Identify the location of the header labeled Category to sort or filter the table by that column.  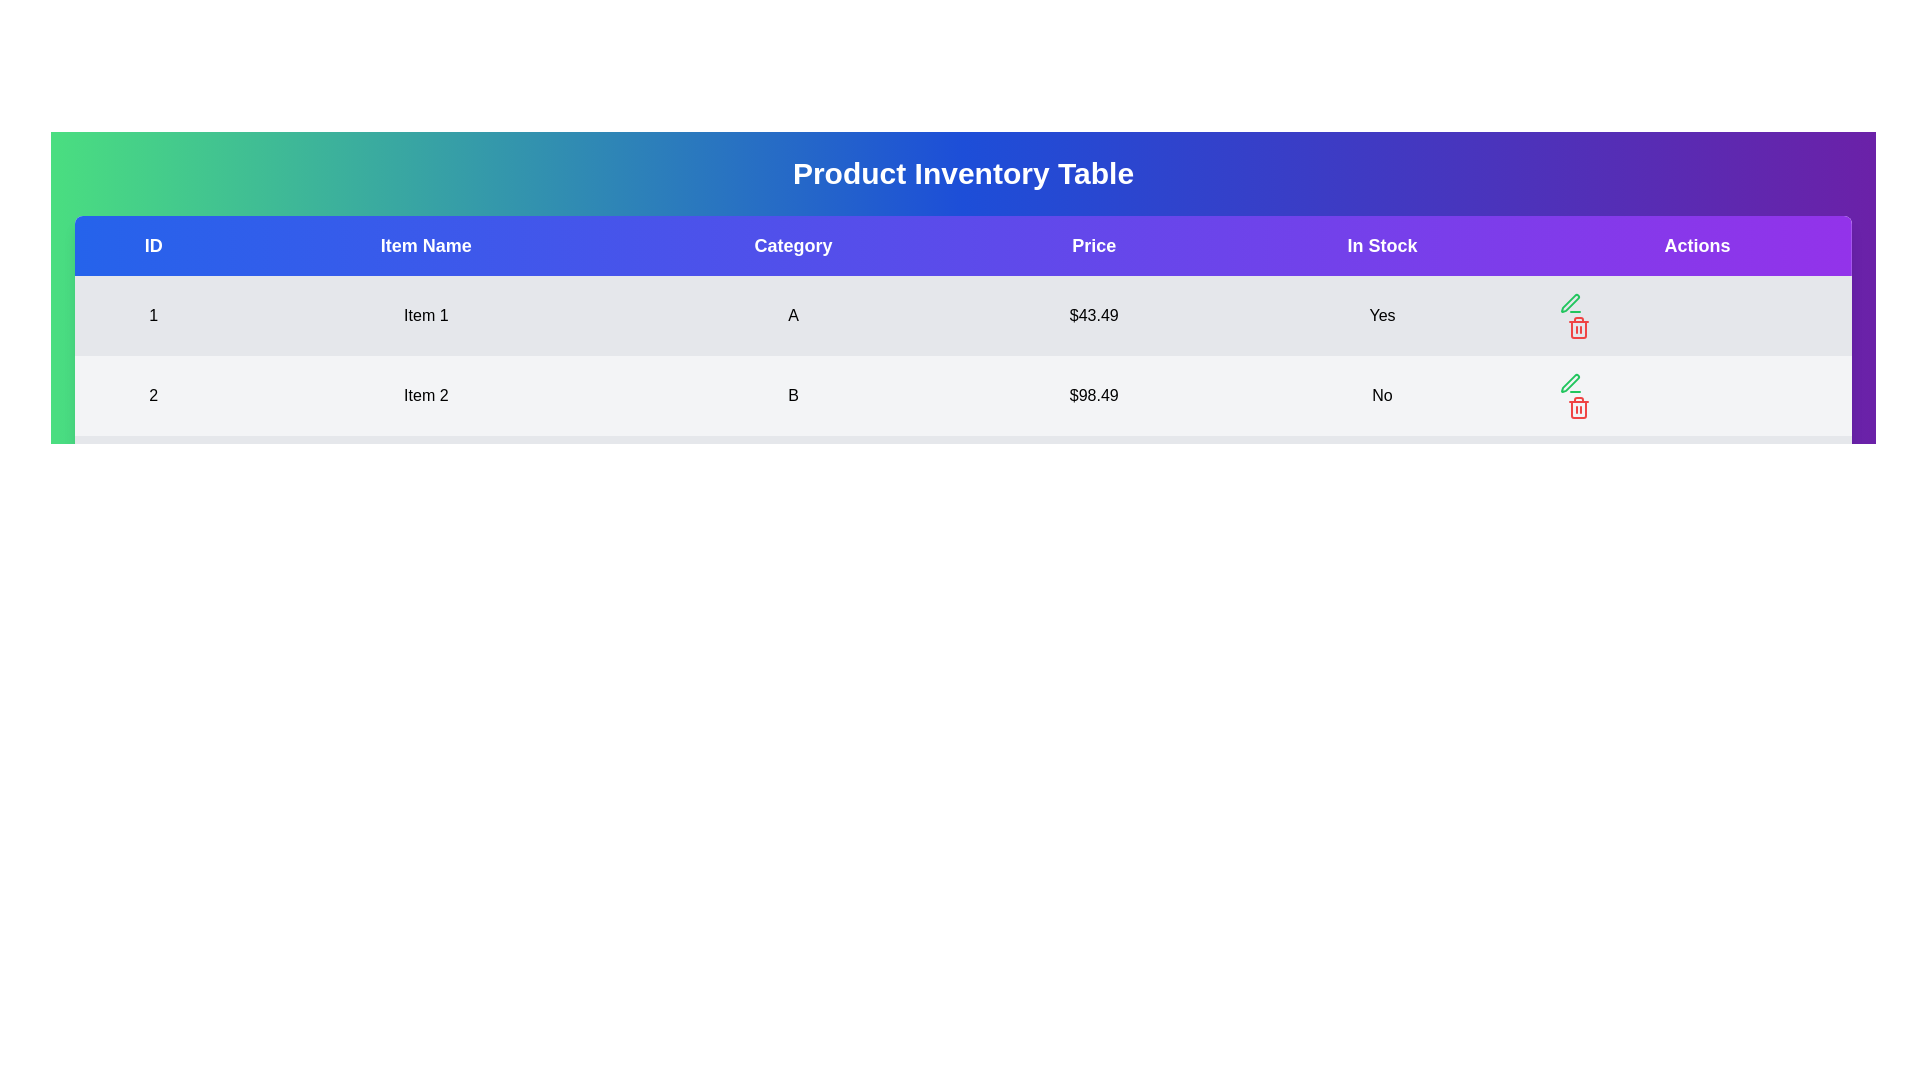
(792, 245).